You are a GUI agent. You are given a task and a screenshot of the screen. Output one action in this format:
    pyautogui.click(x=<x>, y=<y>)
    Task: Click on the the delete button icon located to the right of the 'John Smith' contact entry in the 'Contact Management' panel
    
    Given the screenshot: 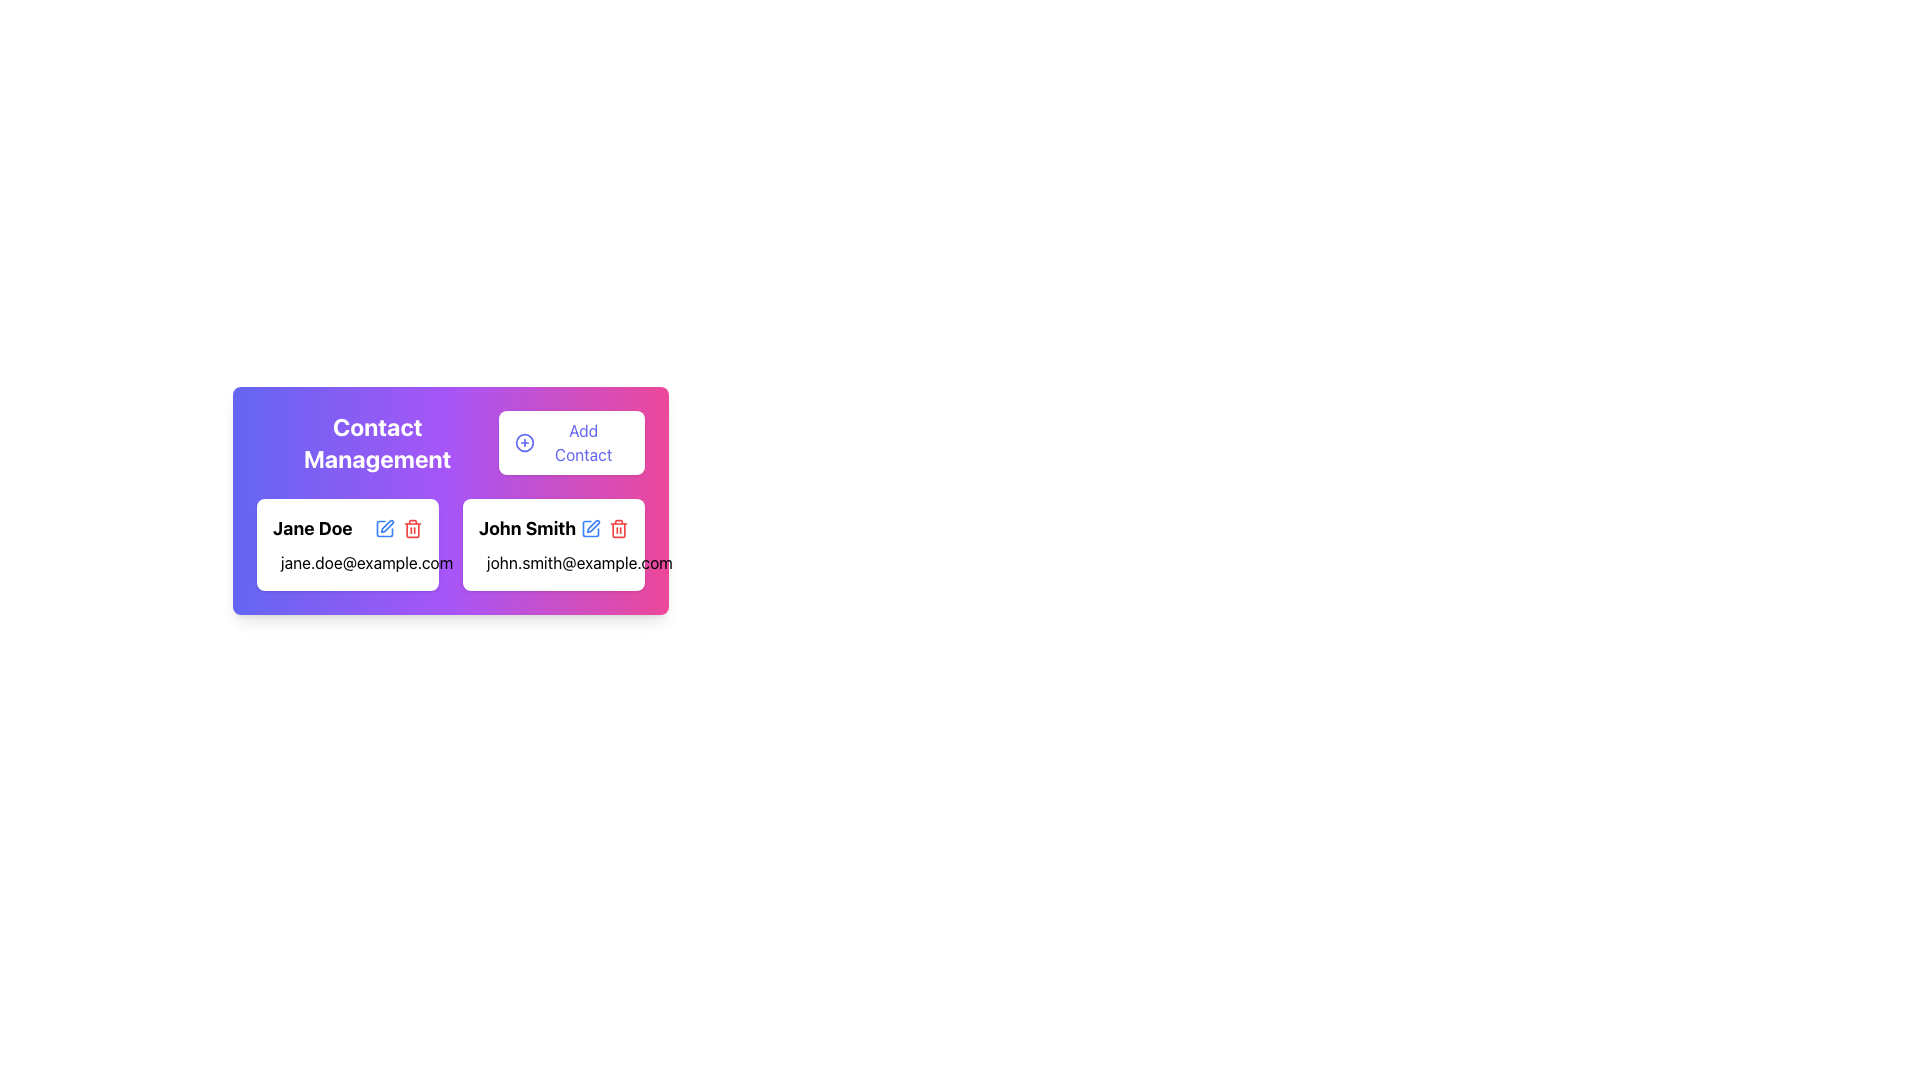 What is the action you would take?
    pyautogui.click(x=411, y=527)
    